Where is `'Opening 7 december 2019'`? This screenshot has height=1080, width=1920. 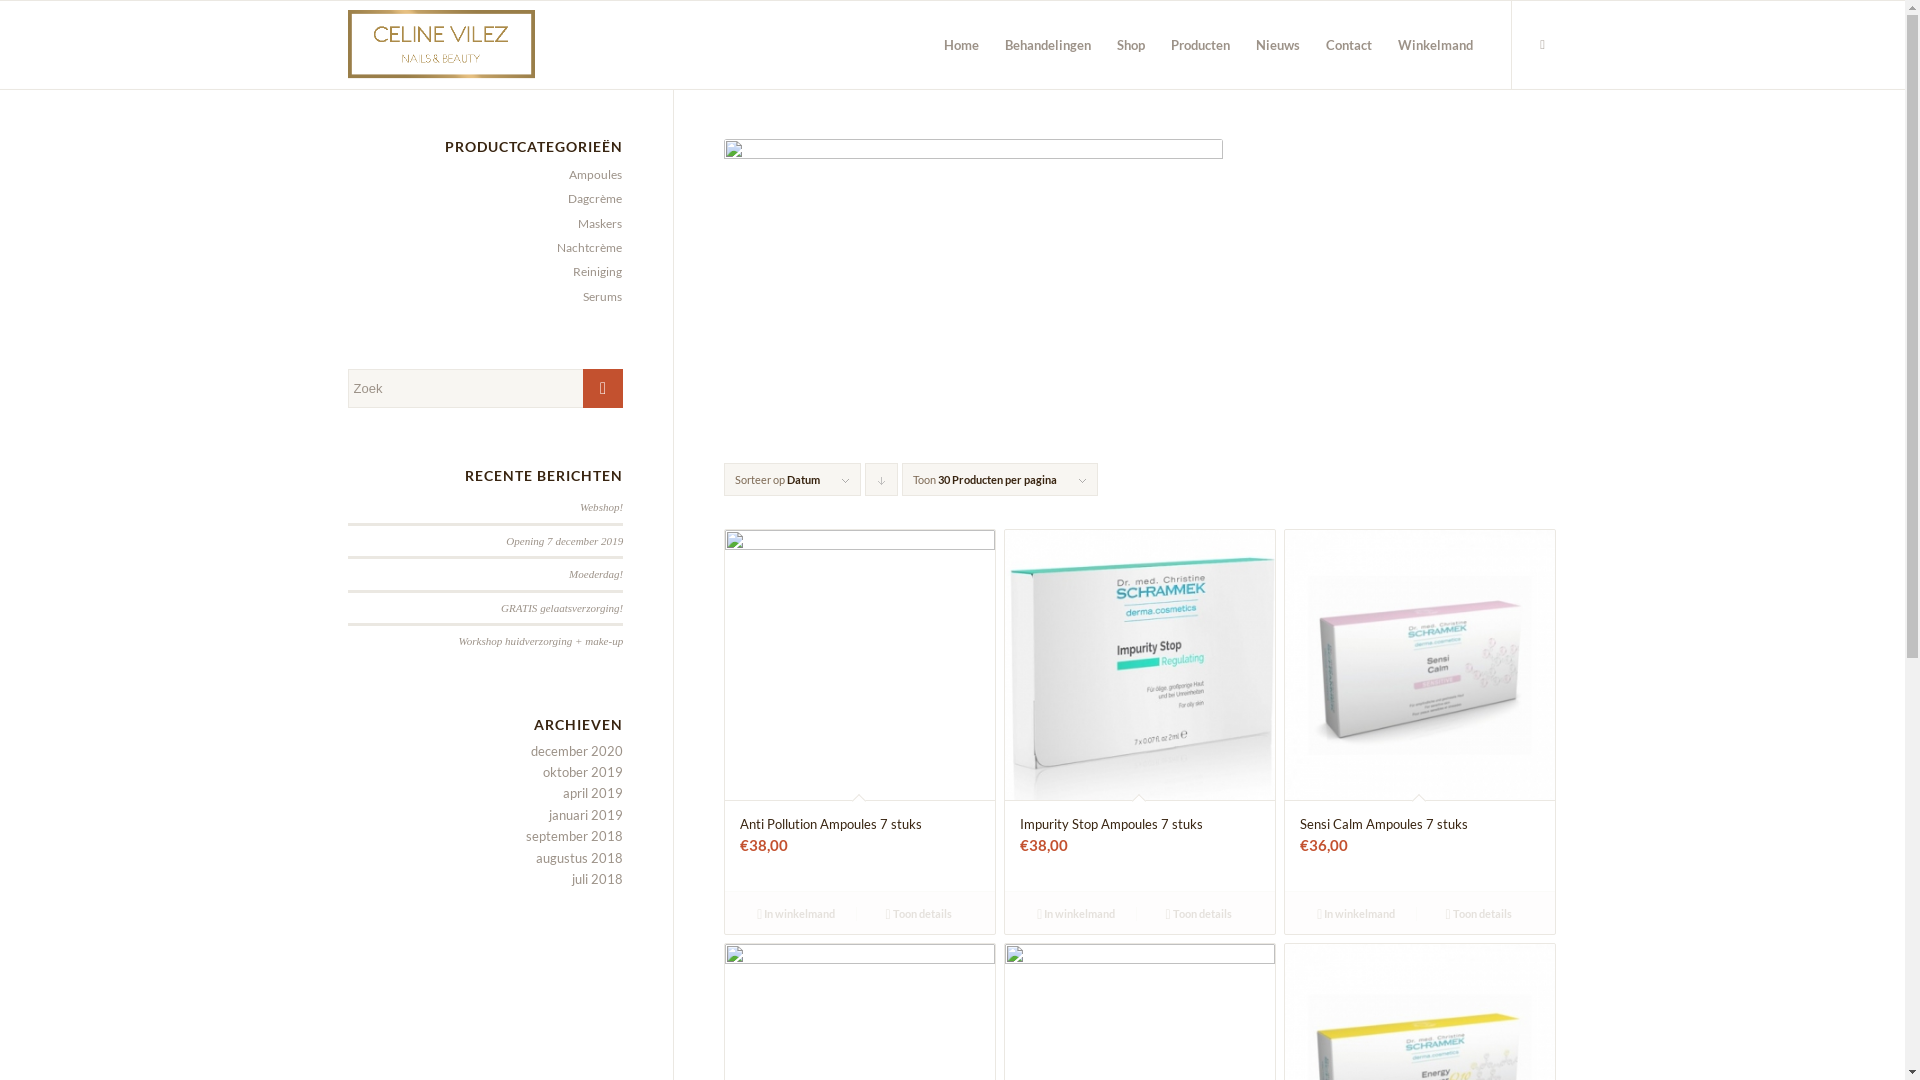 'Opening 7 december 2019' is located at coordinates (563, 540).